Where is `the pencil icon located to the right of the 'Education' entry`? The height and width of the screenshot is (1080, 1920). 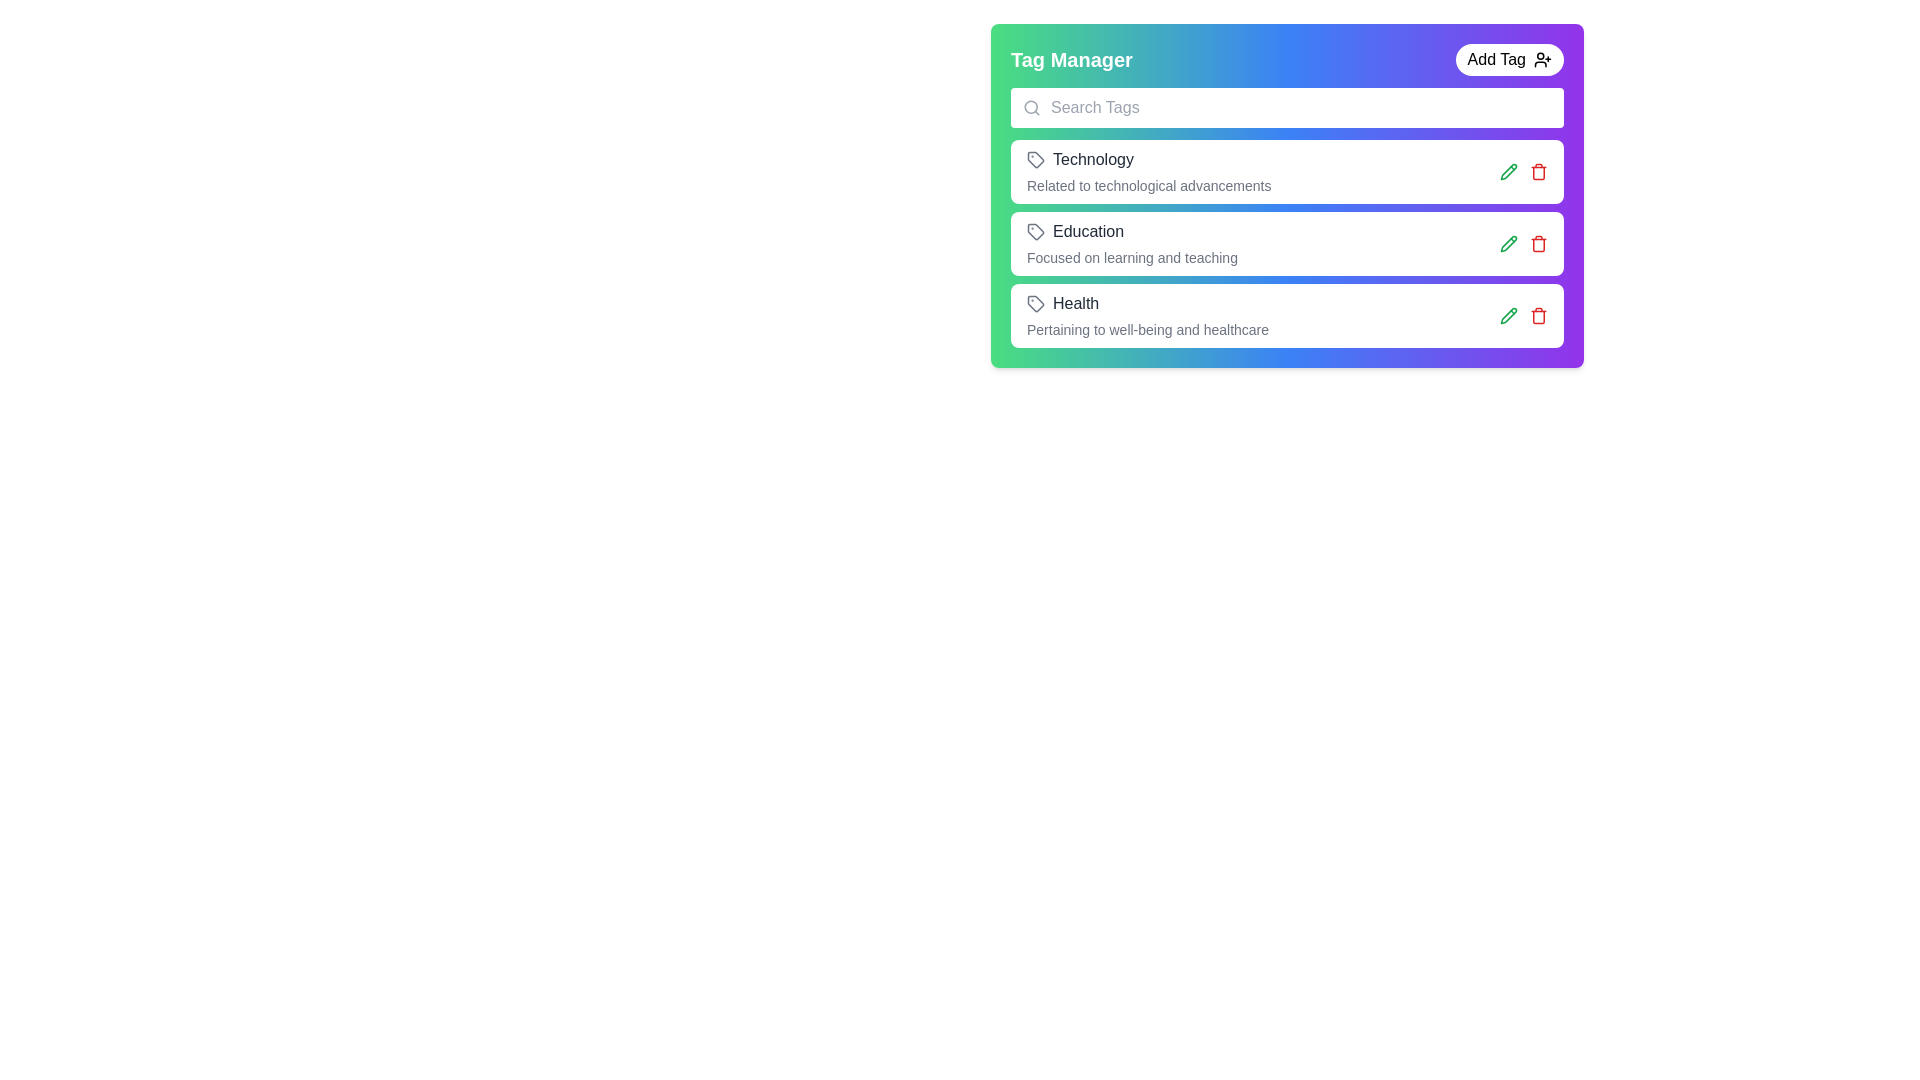
the pencil icon located to the right of the 'Education' entry is located at coordinates (1507, 169).